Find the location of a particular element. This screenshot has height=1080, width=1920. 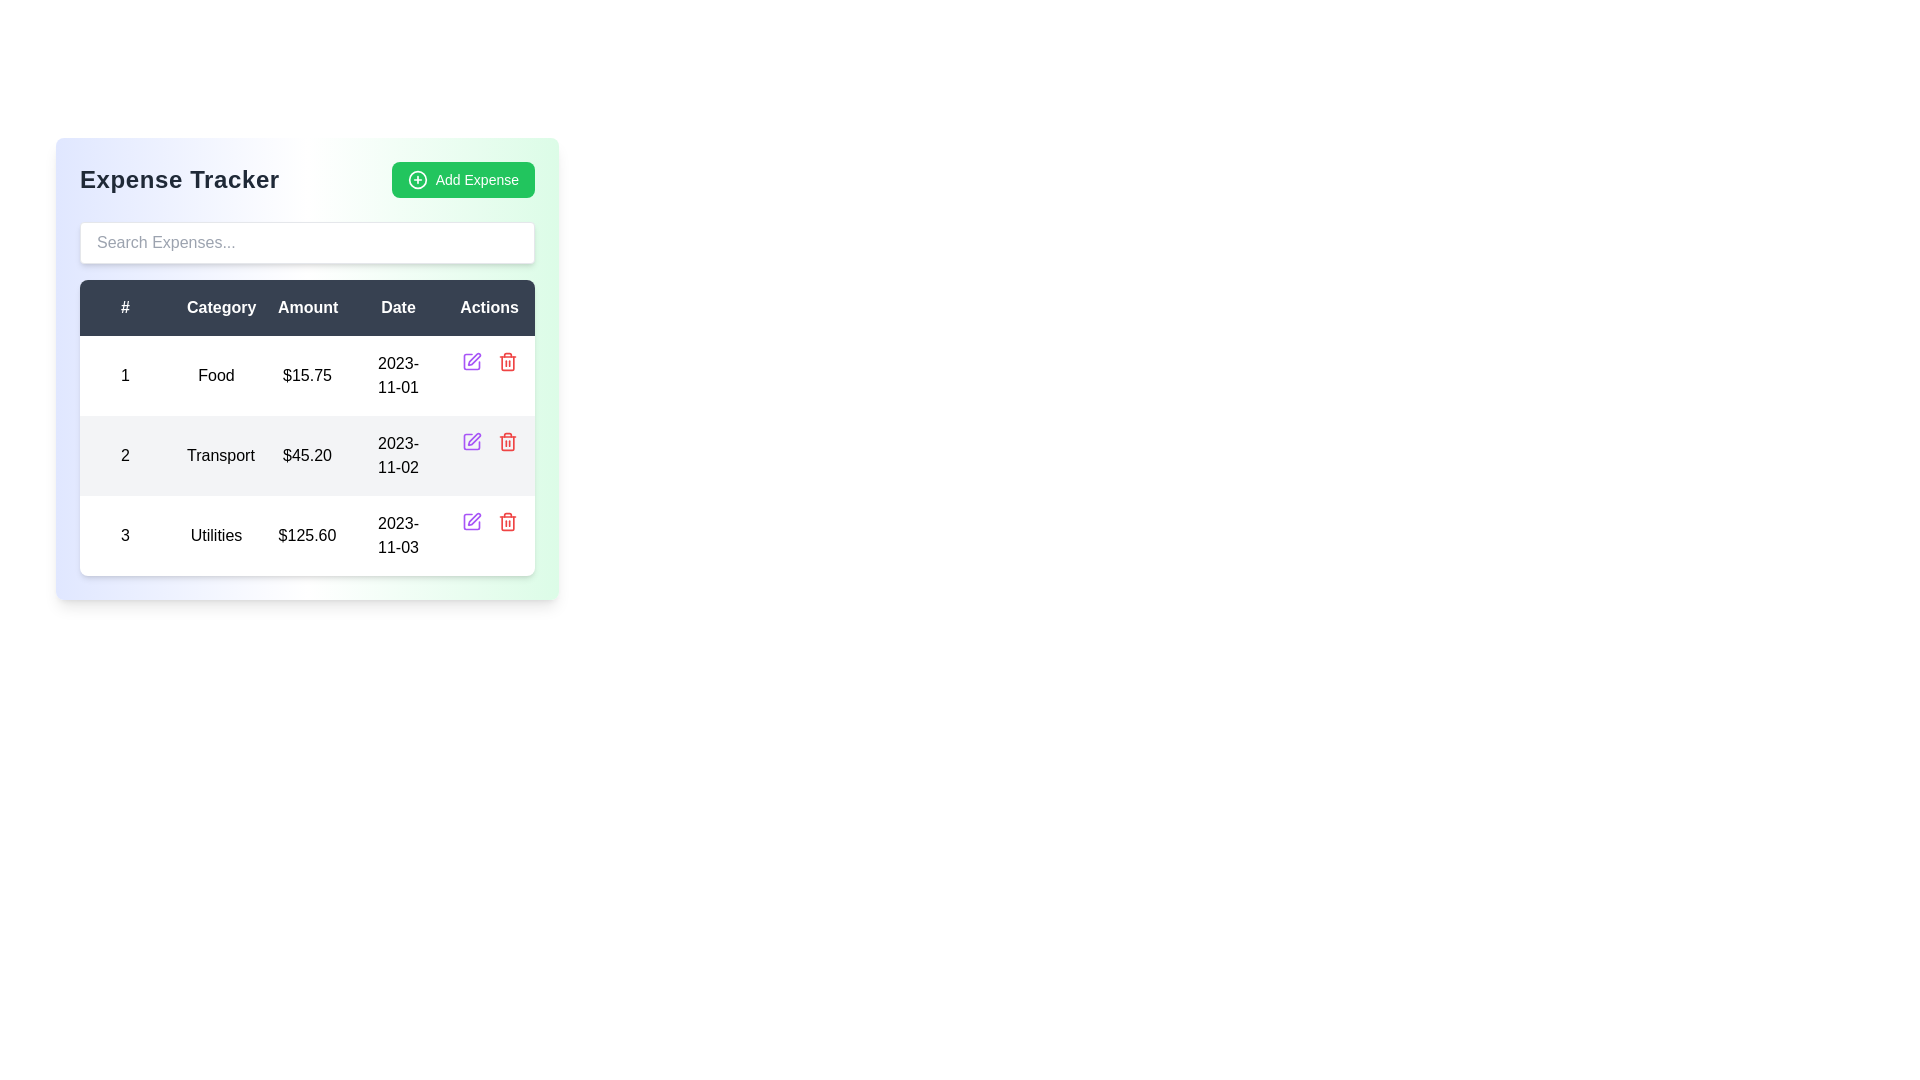

the Text label displaying 'Food' in the second column of the first row within the expense tracker table is located at coordinates (216, 375).